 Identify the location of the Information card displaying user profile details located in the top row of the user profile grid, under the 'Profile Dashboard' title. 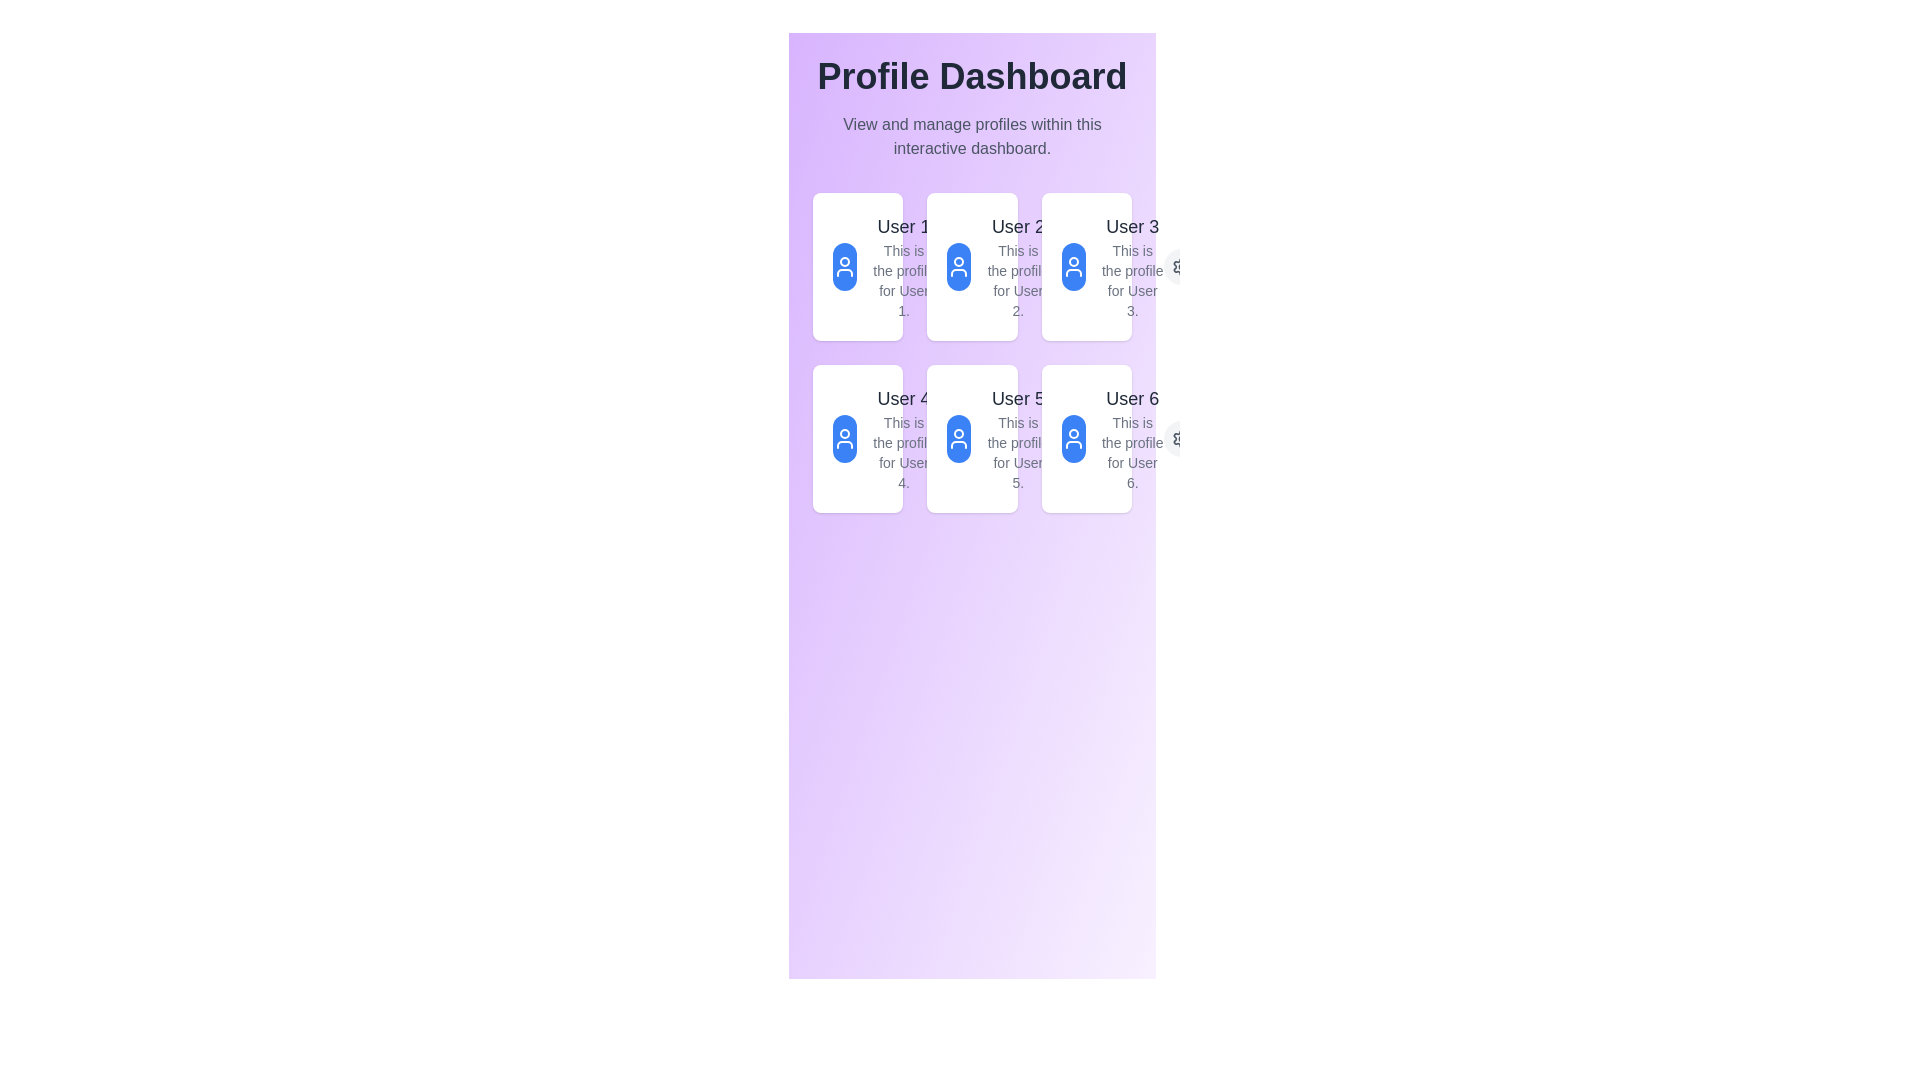
(1111, 265).